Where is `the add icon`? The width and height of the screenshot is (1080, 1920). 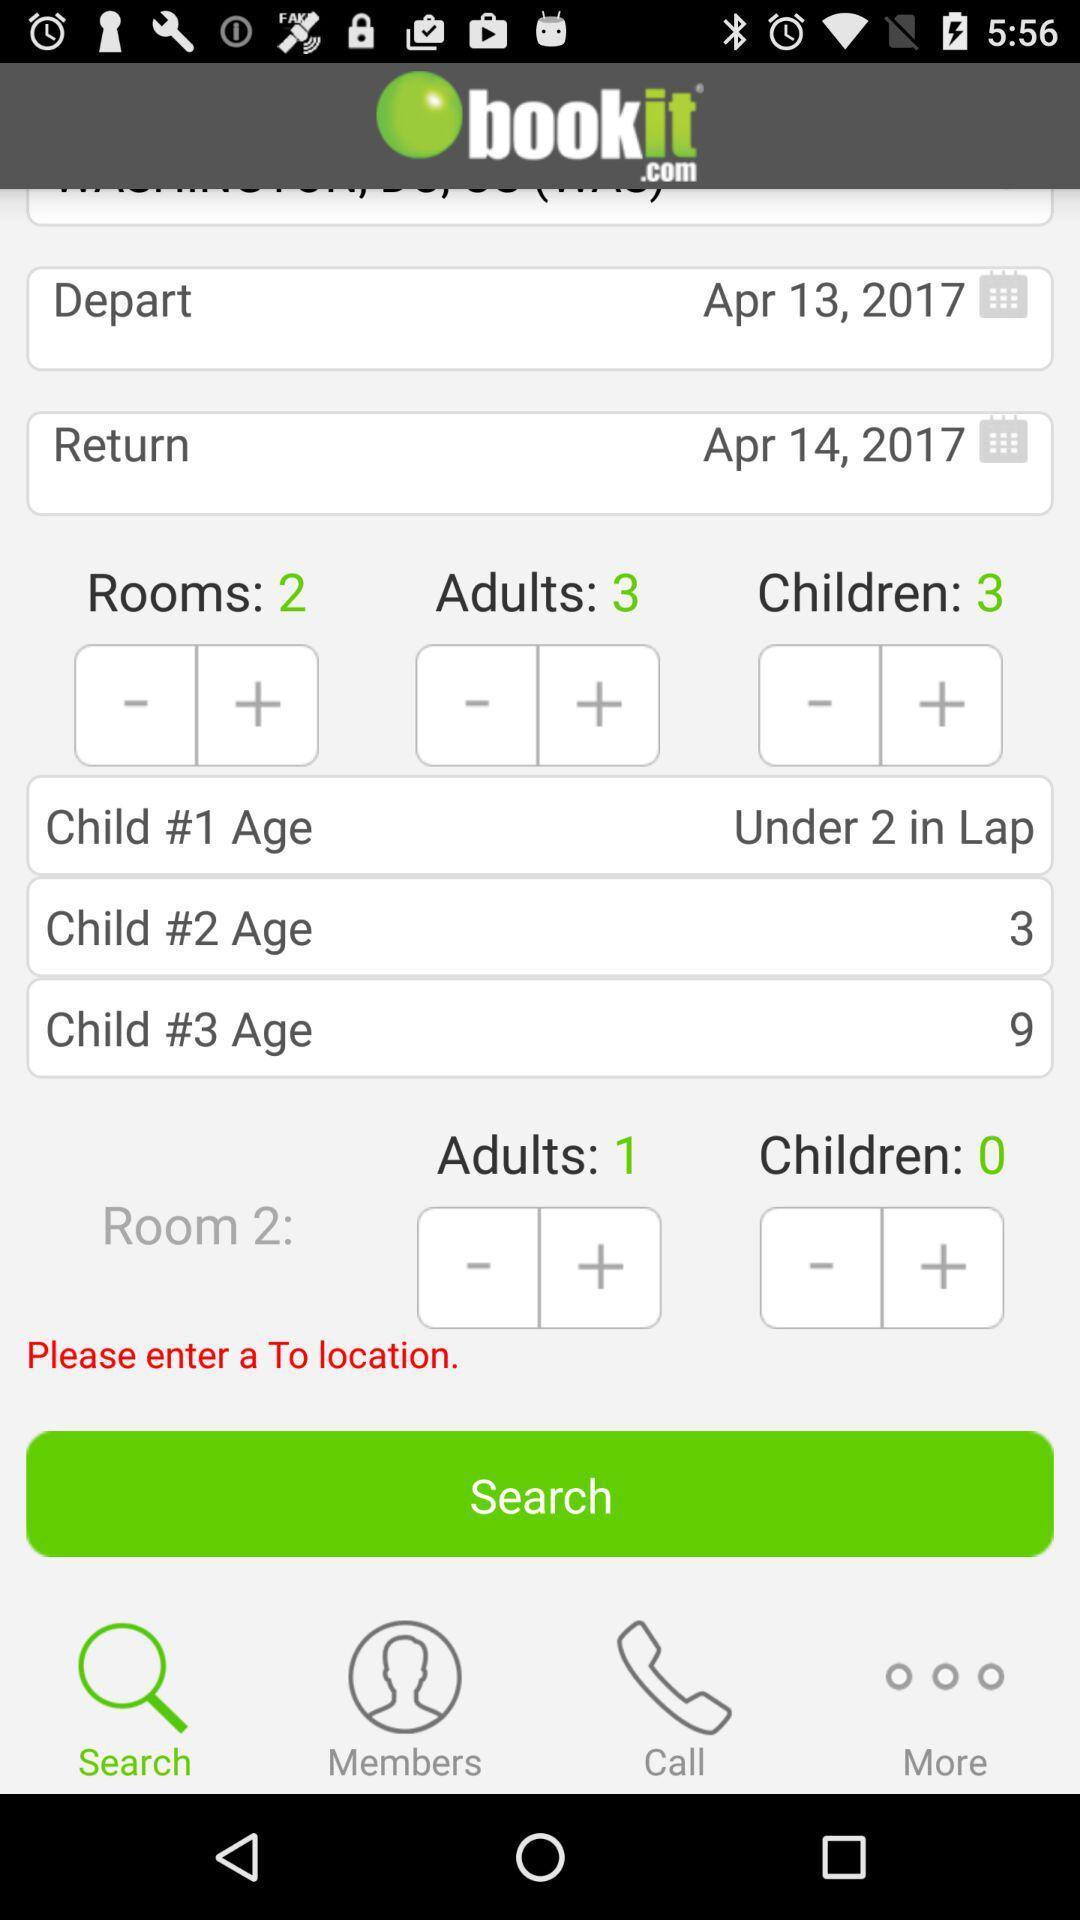
the add icon is located at coordinates (256, 753).